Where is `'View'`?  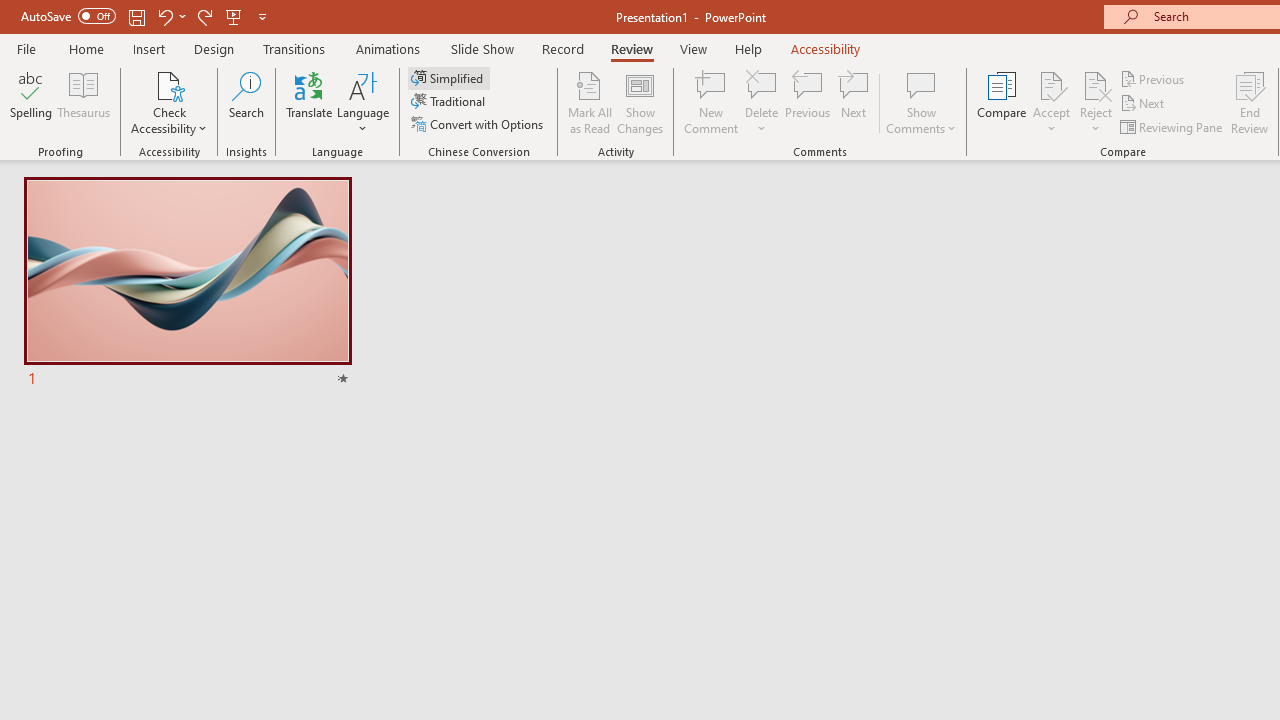
'View' is located at coordinates (693, 48).